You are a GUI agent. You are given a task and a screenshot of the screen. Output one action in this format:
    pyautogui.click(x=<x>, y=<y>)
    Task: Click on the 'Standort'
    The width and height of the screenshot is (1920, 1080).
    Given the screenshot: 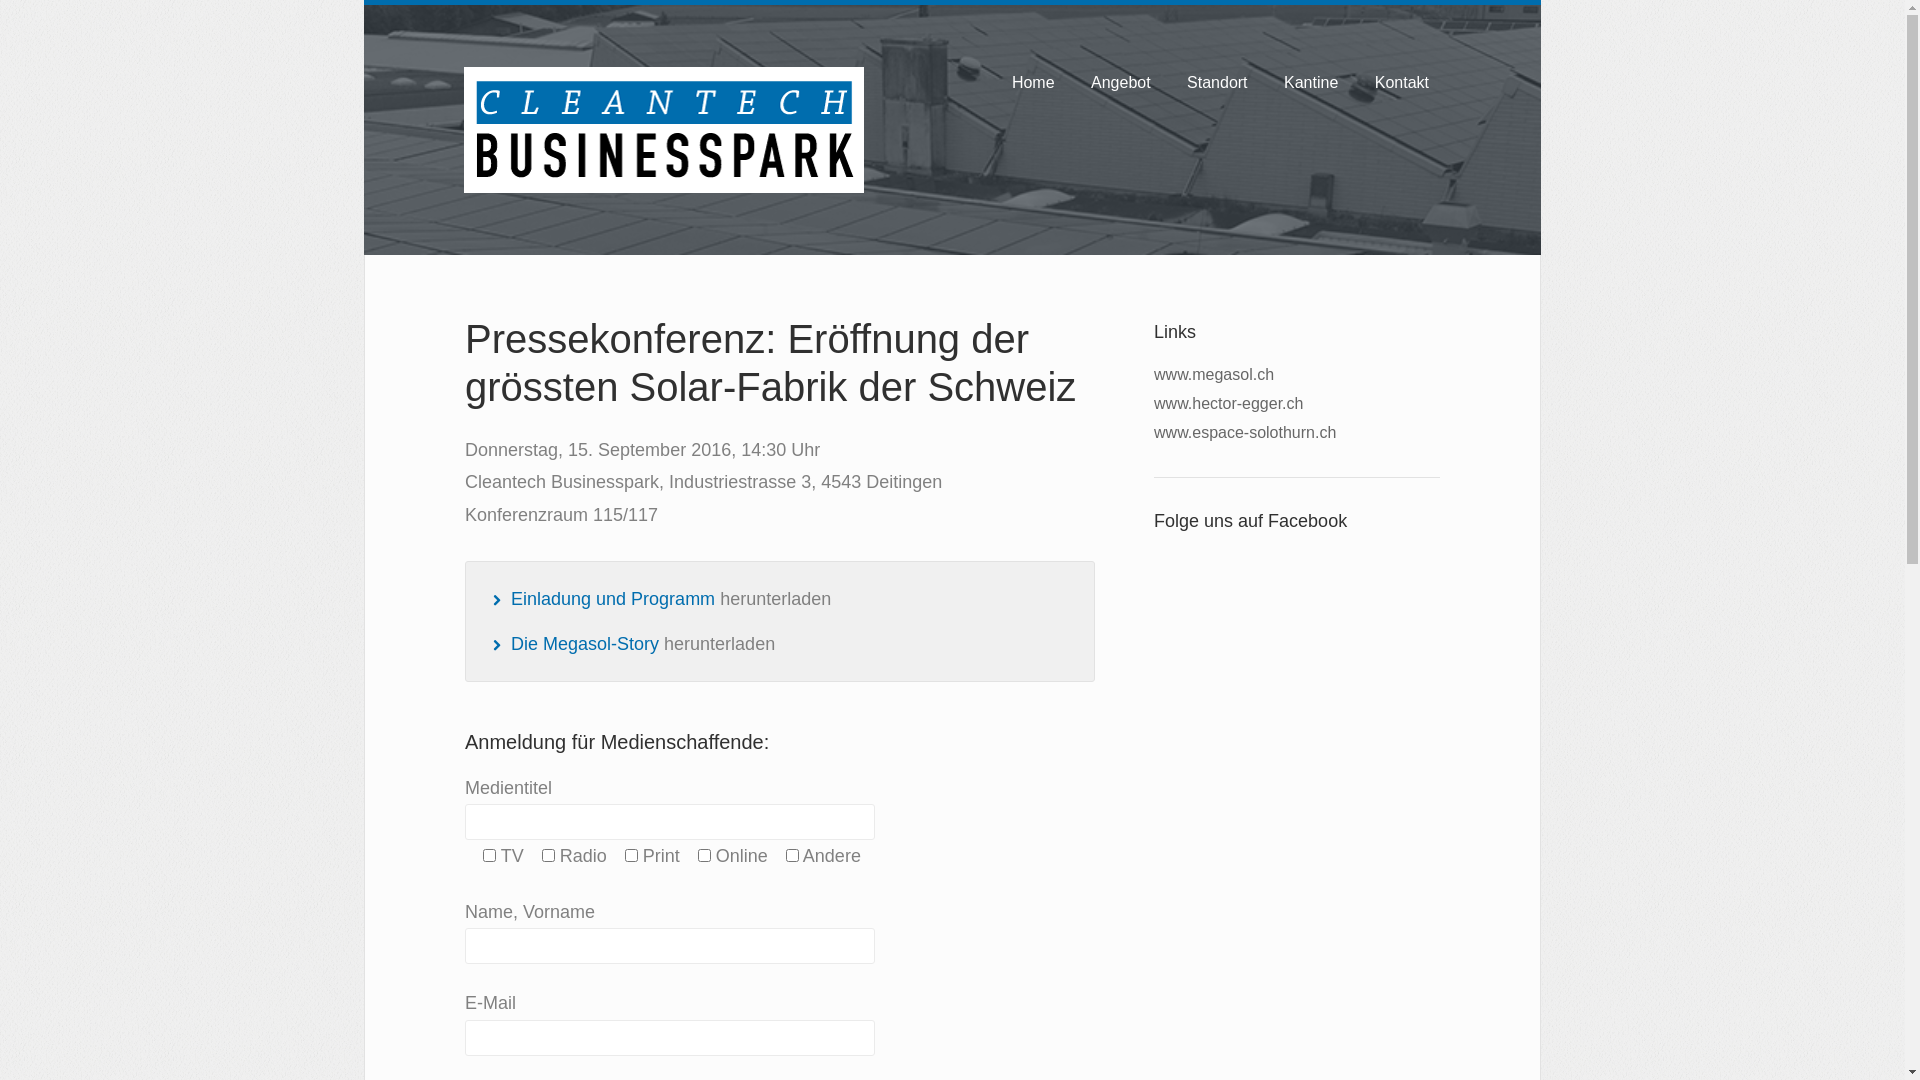 What is the action you would take?
    pyautogui.click(x=1216, y=82)
    